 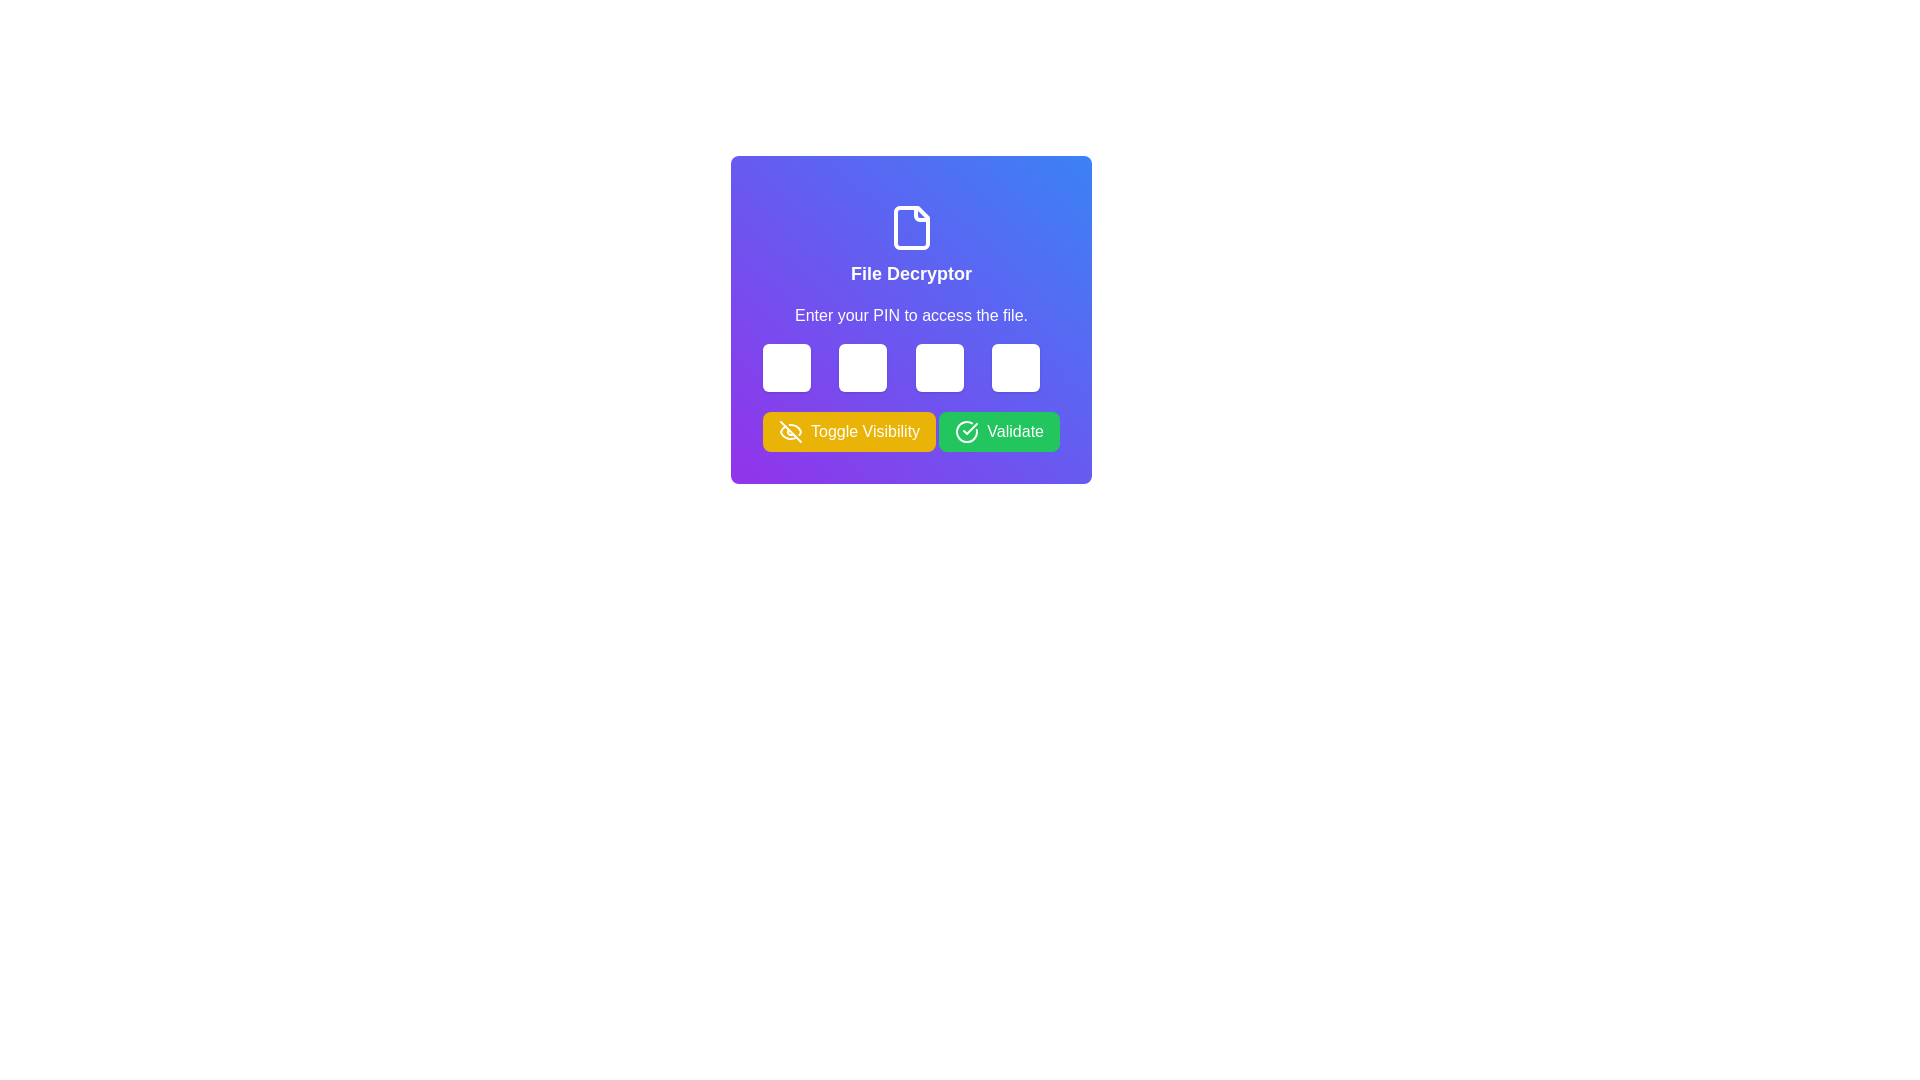 I want to click on the third text input field in a grid layout and tab to the next input field, so click(x=938, y=367).